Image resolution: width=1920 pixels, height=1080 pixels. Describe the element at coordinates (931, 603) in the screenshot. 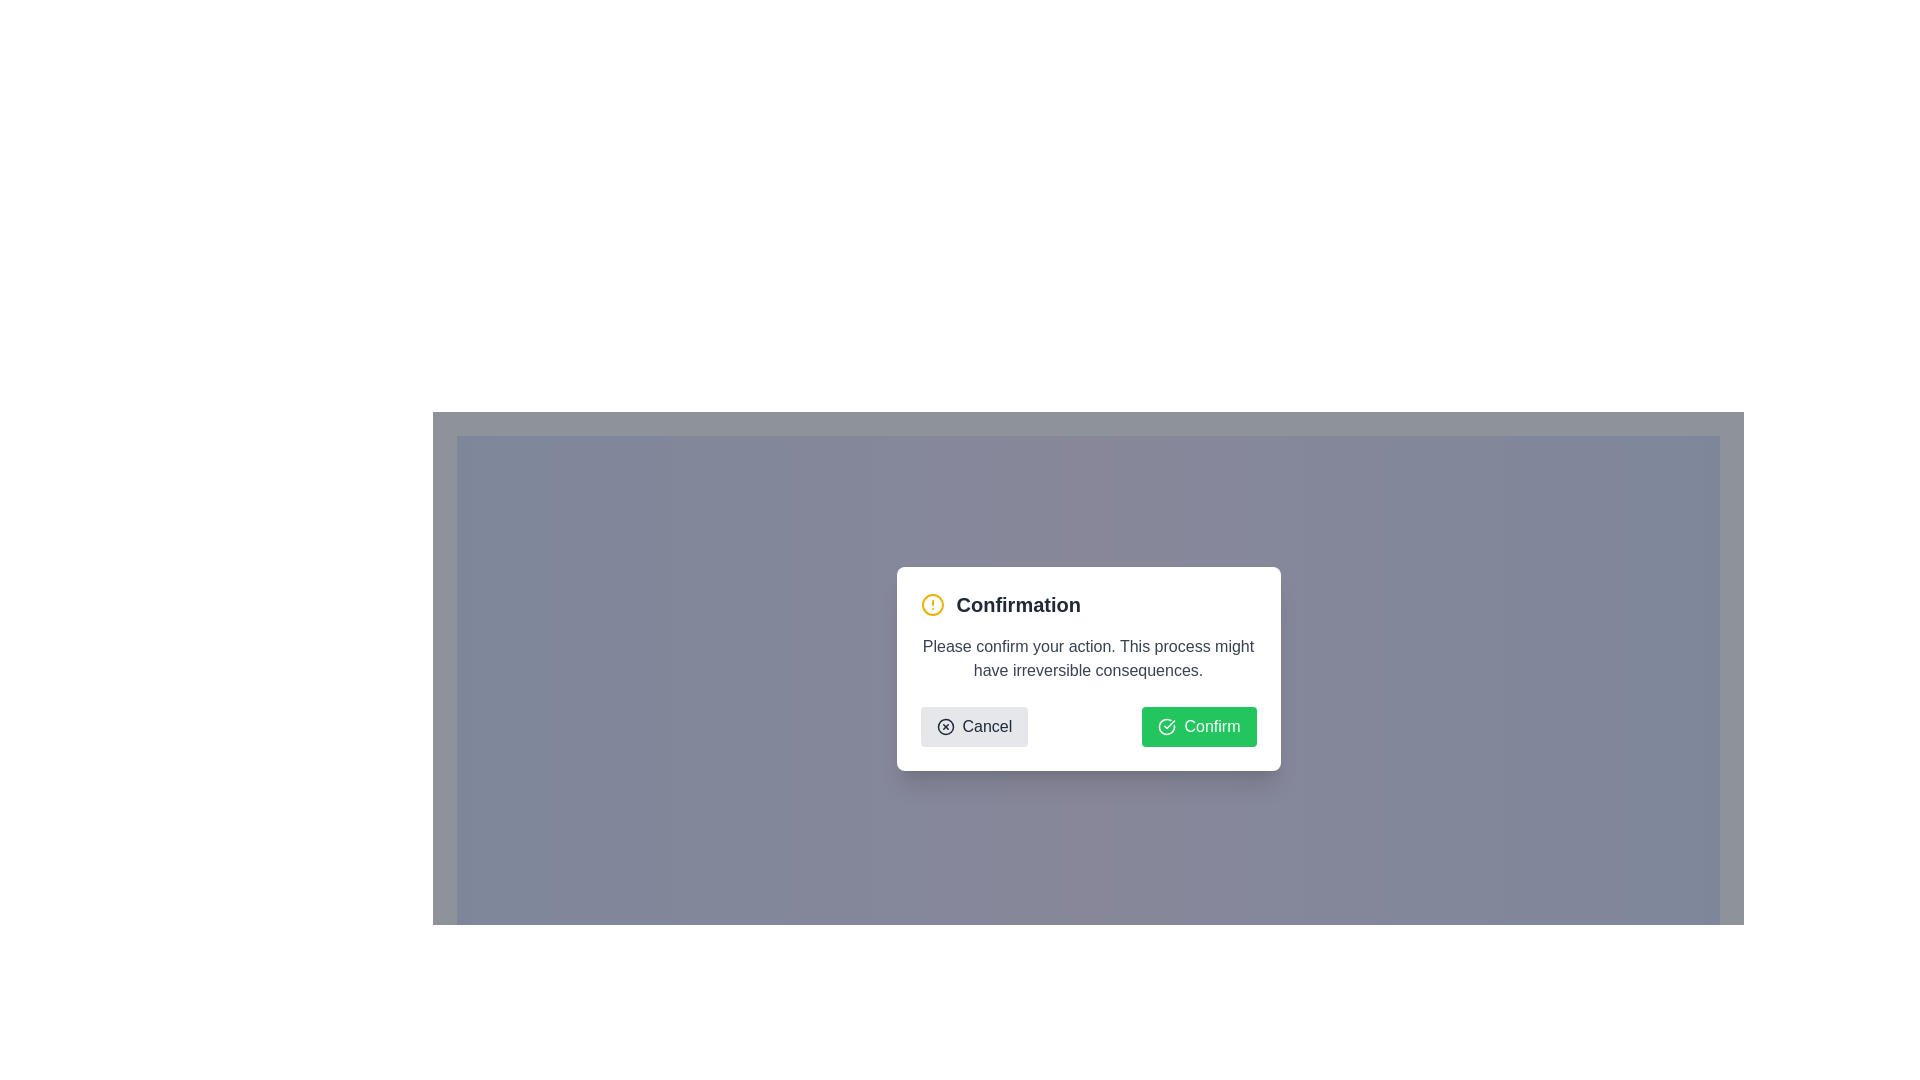

I see `the alert or warning icon located near the top-left corner of the modal dialog, directly to the left of the 'Confirmation' title text` at that location.